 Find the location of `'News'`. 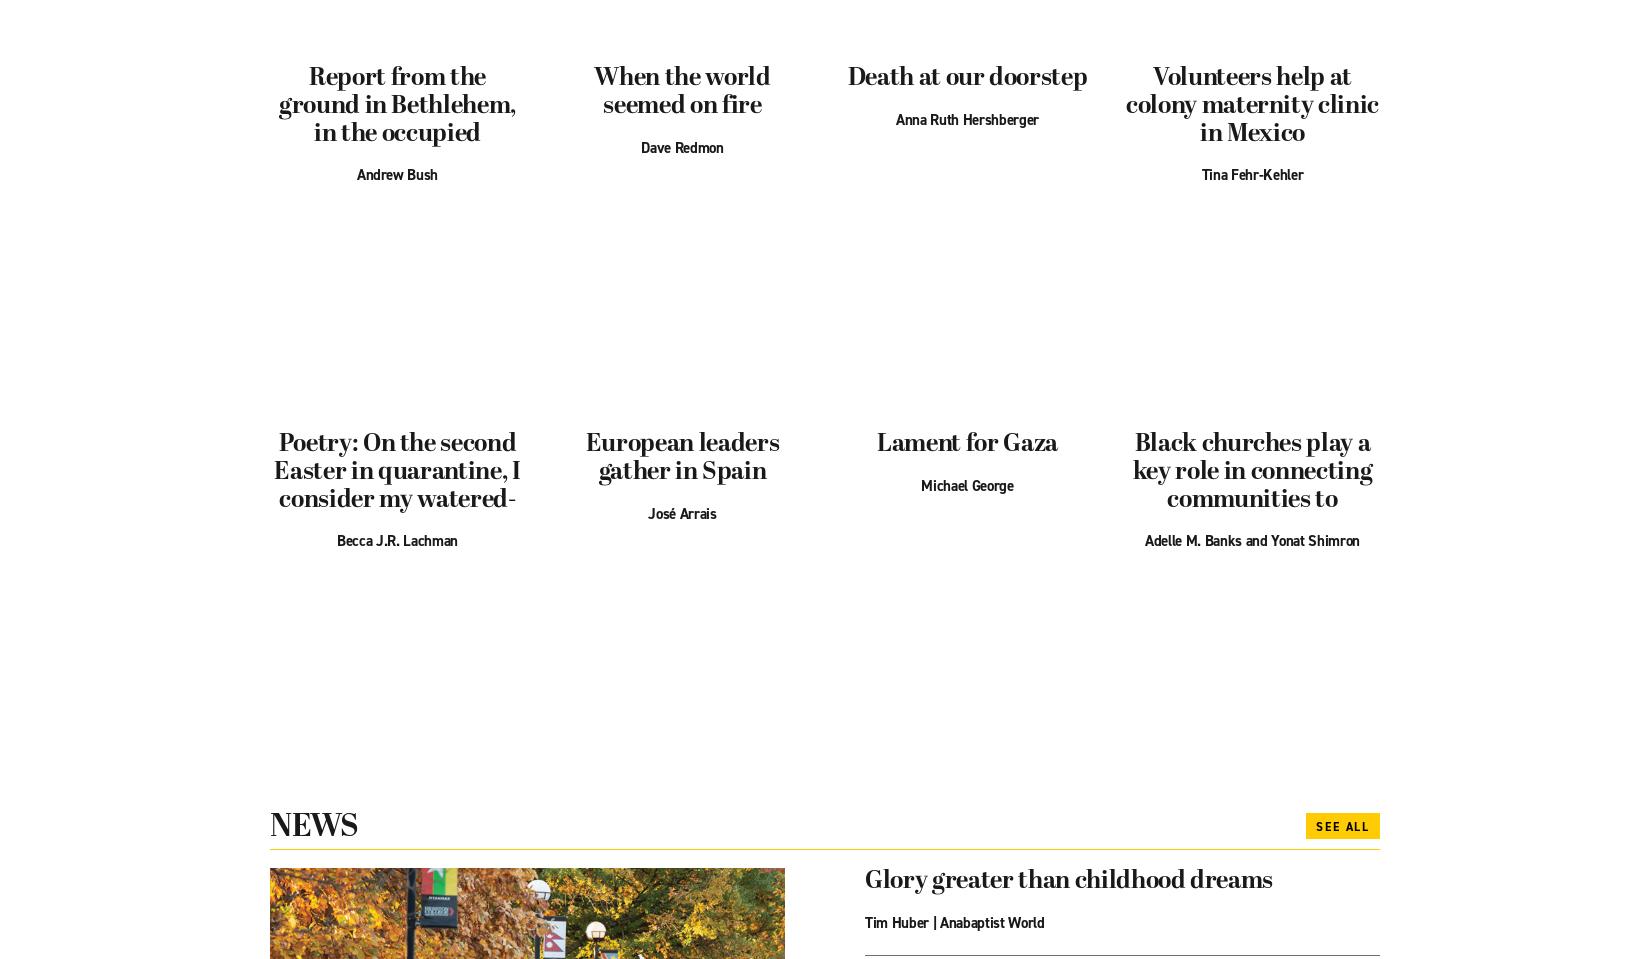

'News' is located at coordinates (313, 826).